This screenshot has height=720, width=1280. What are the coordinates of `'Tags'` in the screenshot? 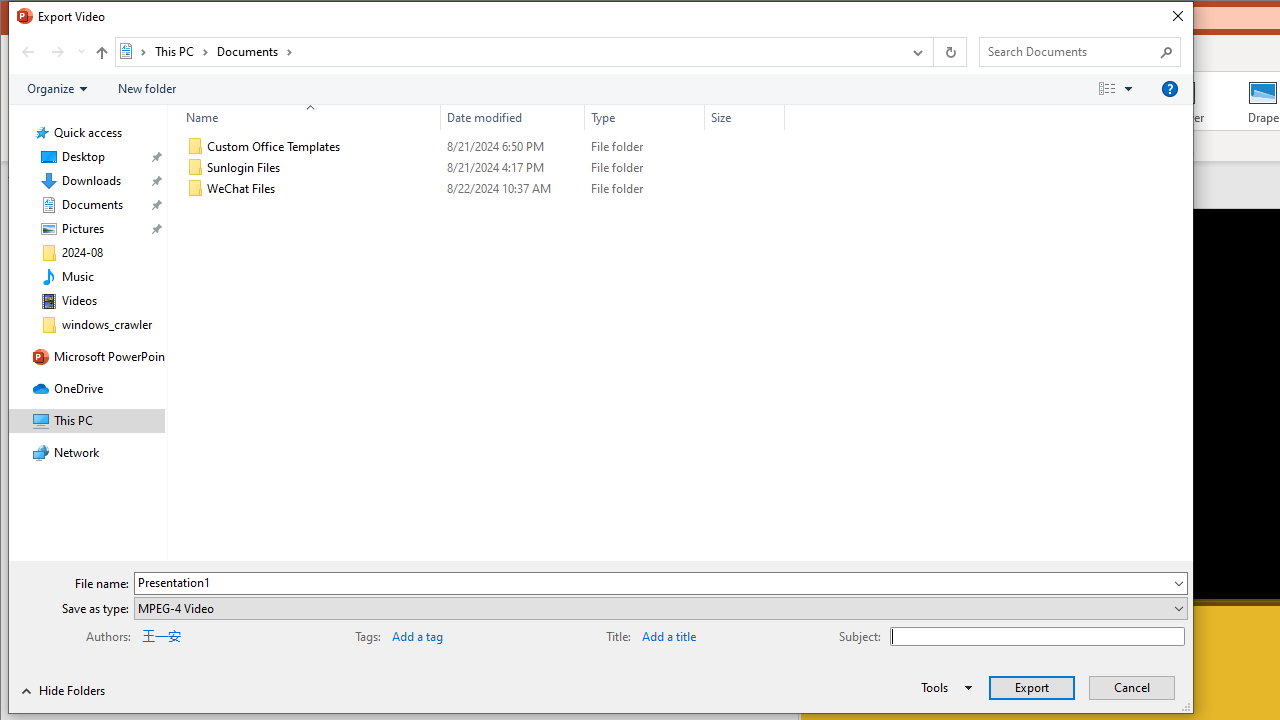 It's located at (454, 634).